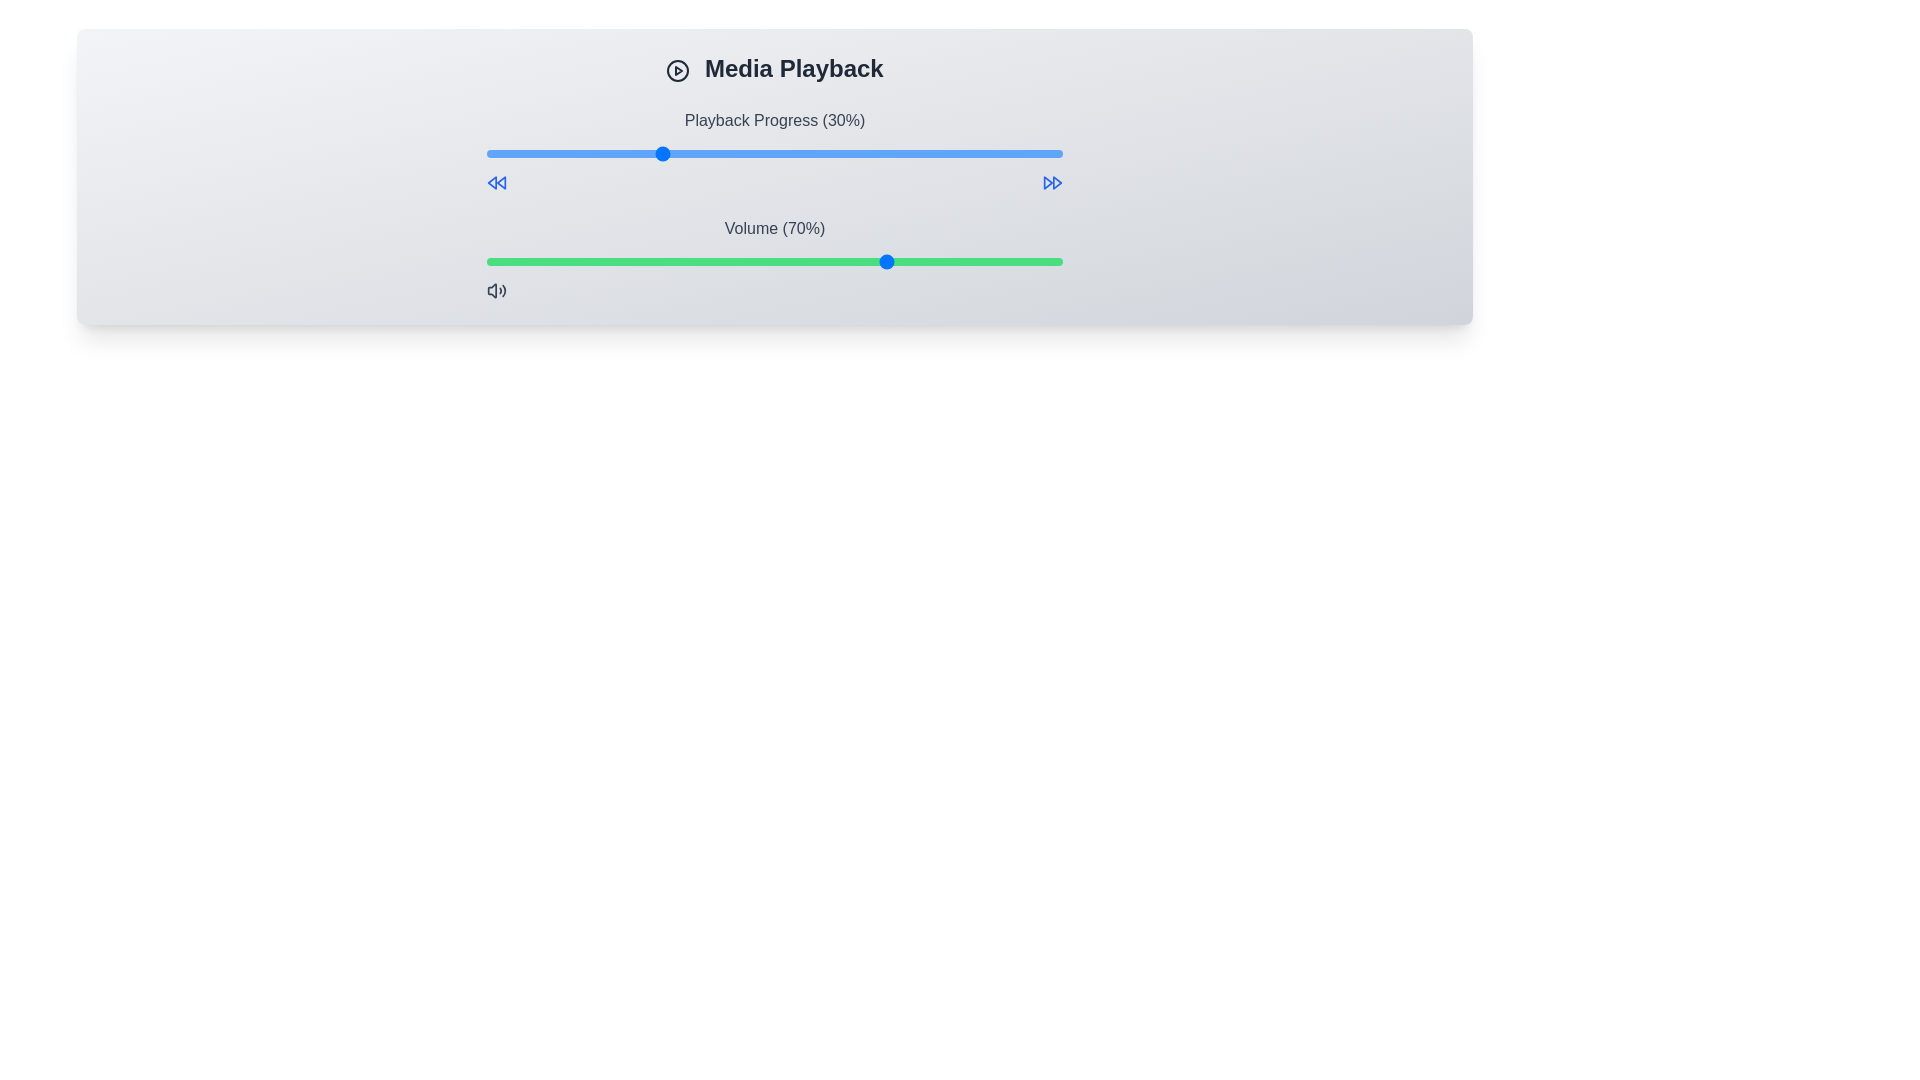  What do you see at coordinates (946, 153) in the screenshot?
I see `the playback progress to 80% by moving the slider` at bounding box center [946, 153].